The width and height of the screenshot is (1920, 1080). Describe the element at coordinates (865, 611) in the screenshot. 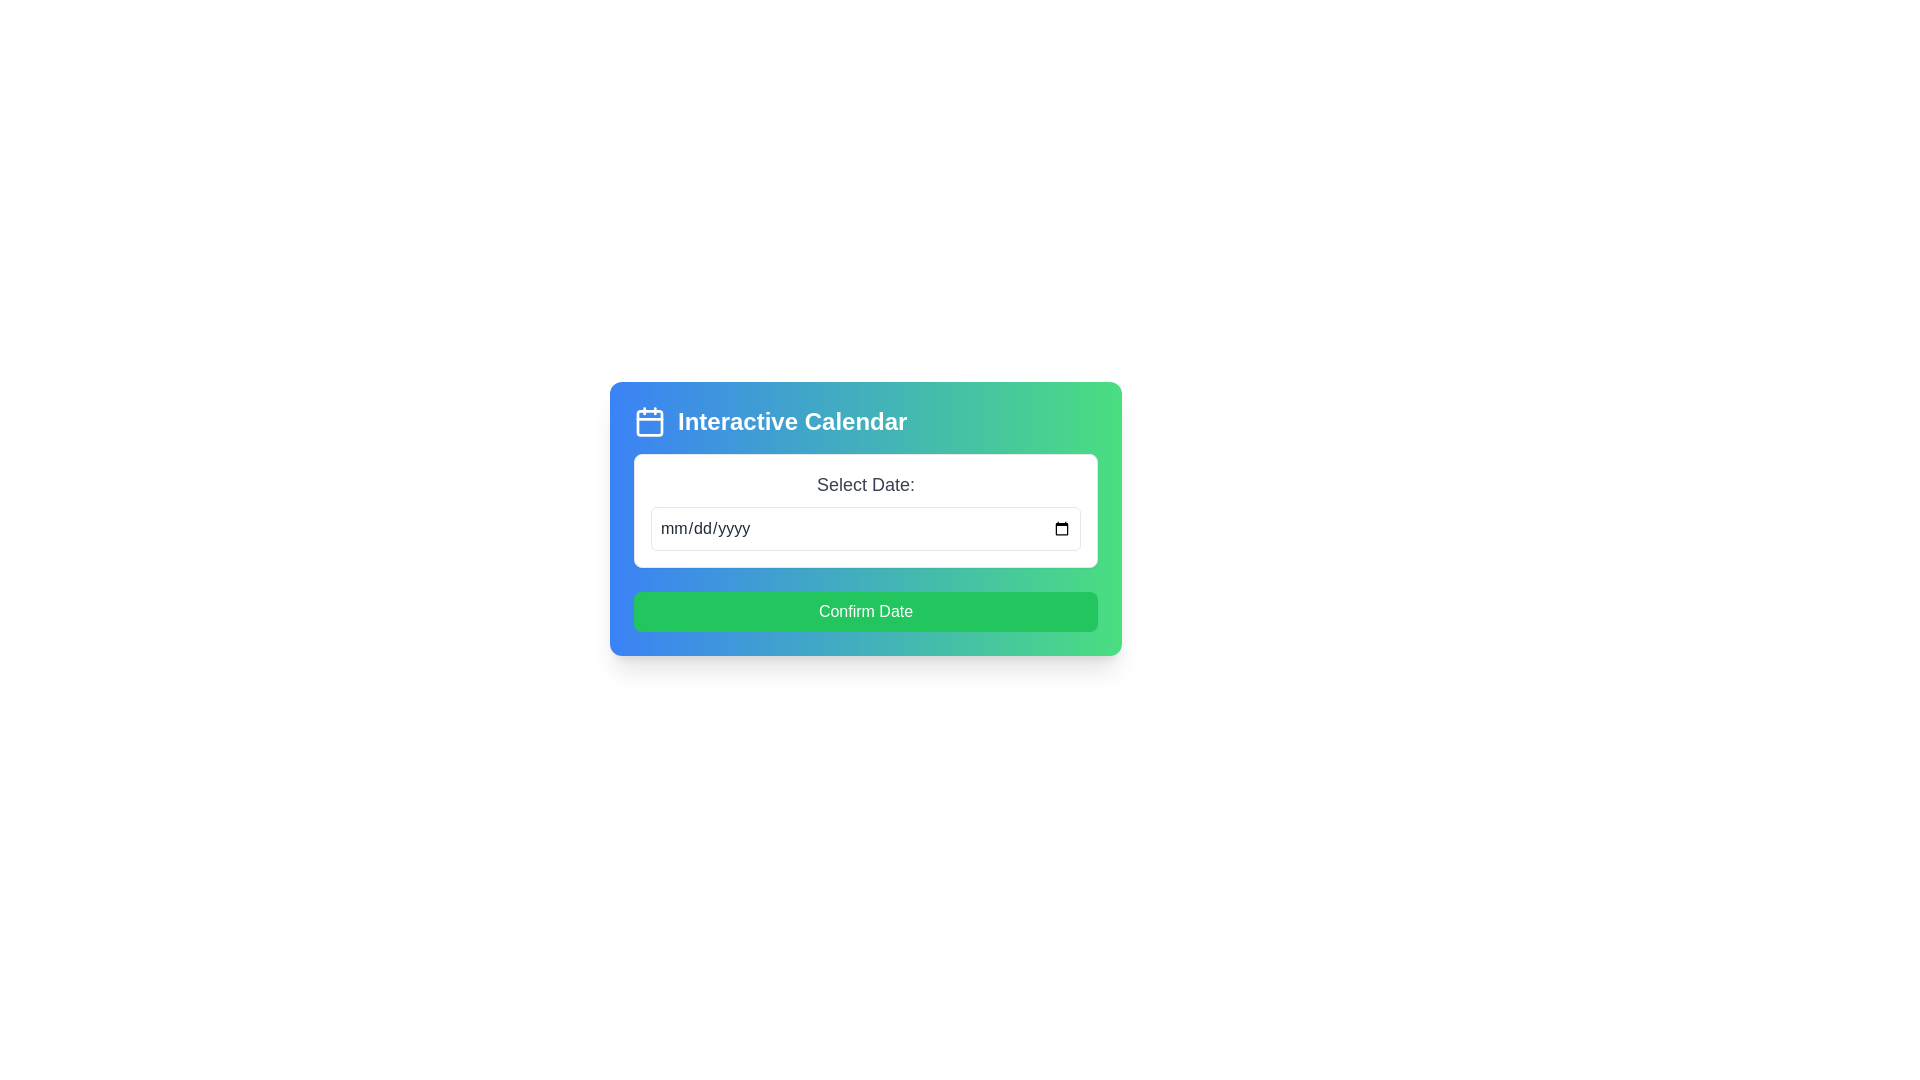

I see `the 'Confirm Date' button, which is a rectangular button with rounded corners, solid green color, and white text, located at the bottom of the card interface` at that location.